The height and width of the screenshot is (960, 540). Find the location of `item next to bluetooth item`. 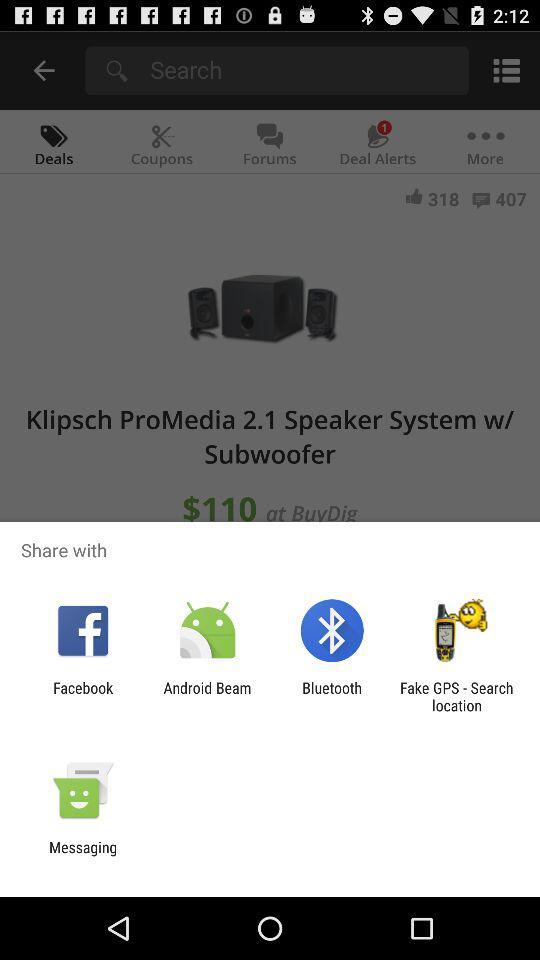

item next to bluetooth item is located at coordinates (206, 696).